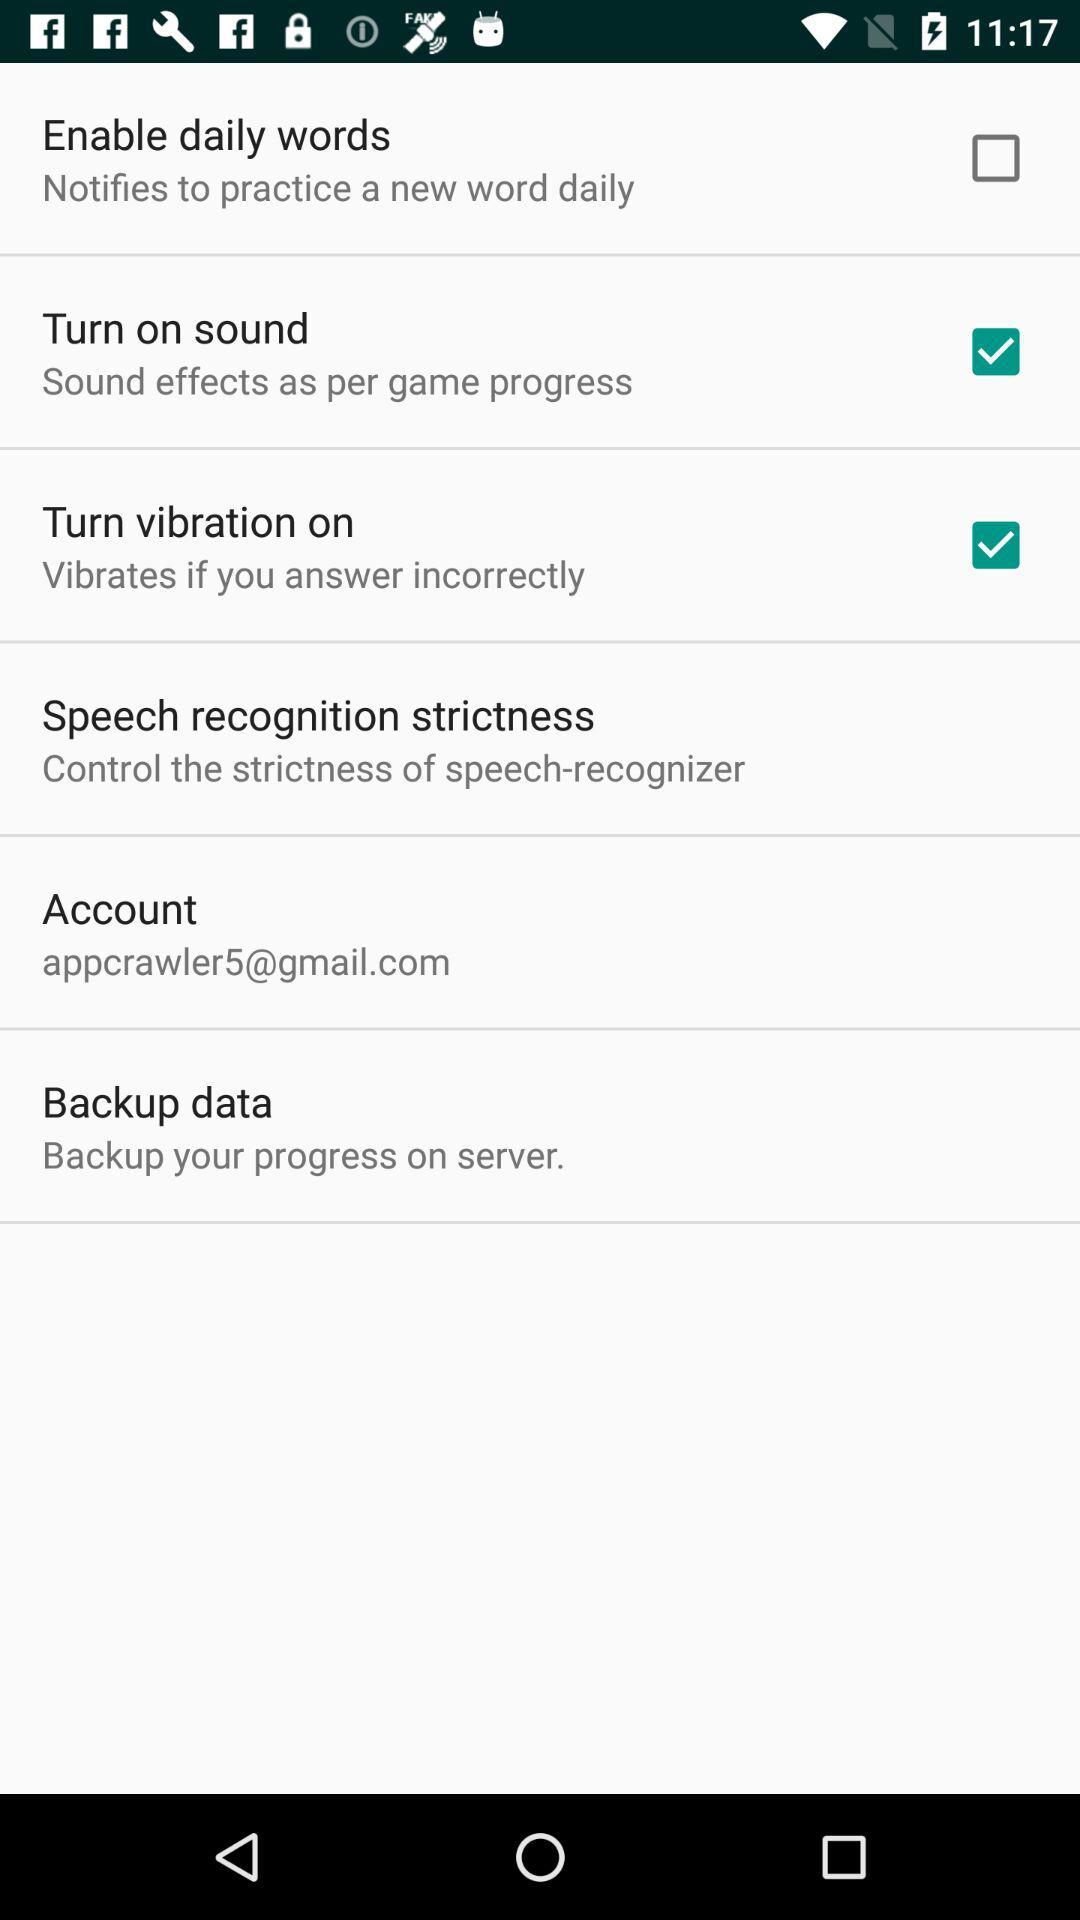  Describe the element at coordinates (393, 766) in the screenshot. I see `the app at the center` at that location.